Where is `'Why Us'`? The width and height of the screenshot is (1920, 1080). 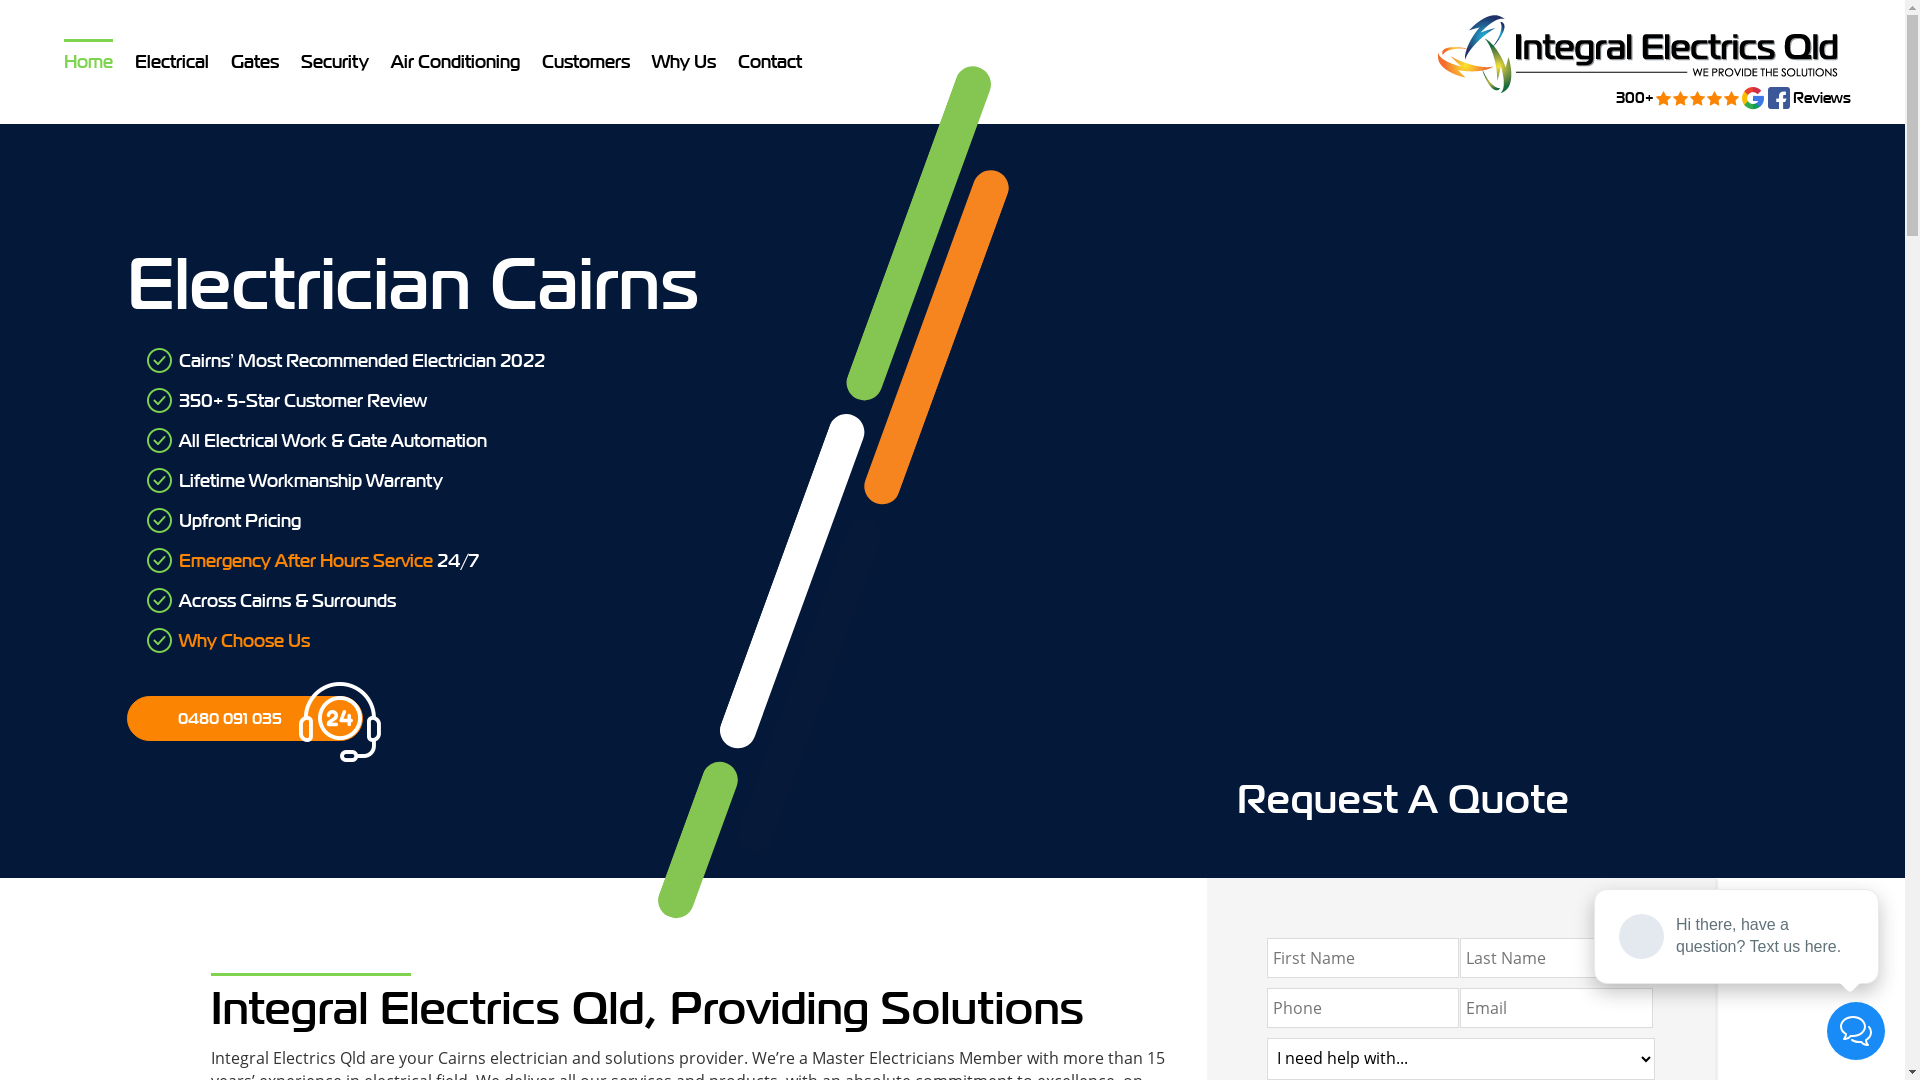
'Why Us' is located at coordinates (683, 60).